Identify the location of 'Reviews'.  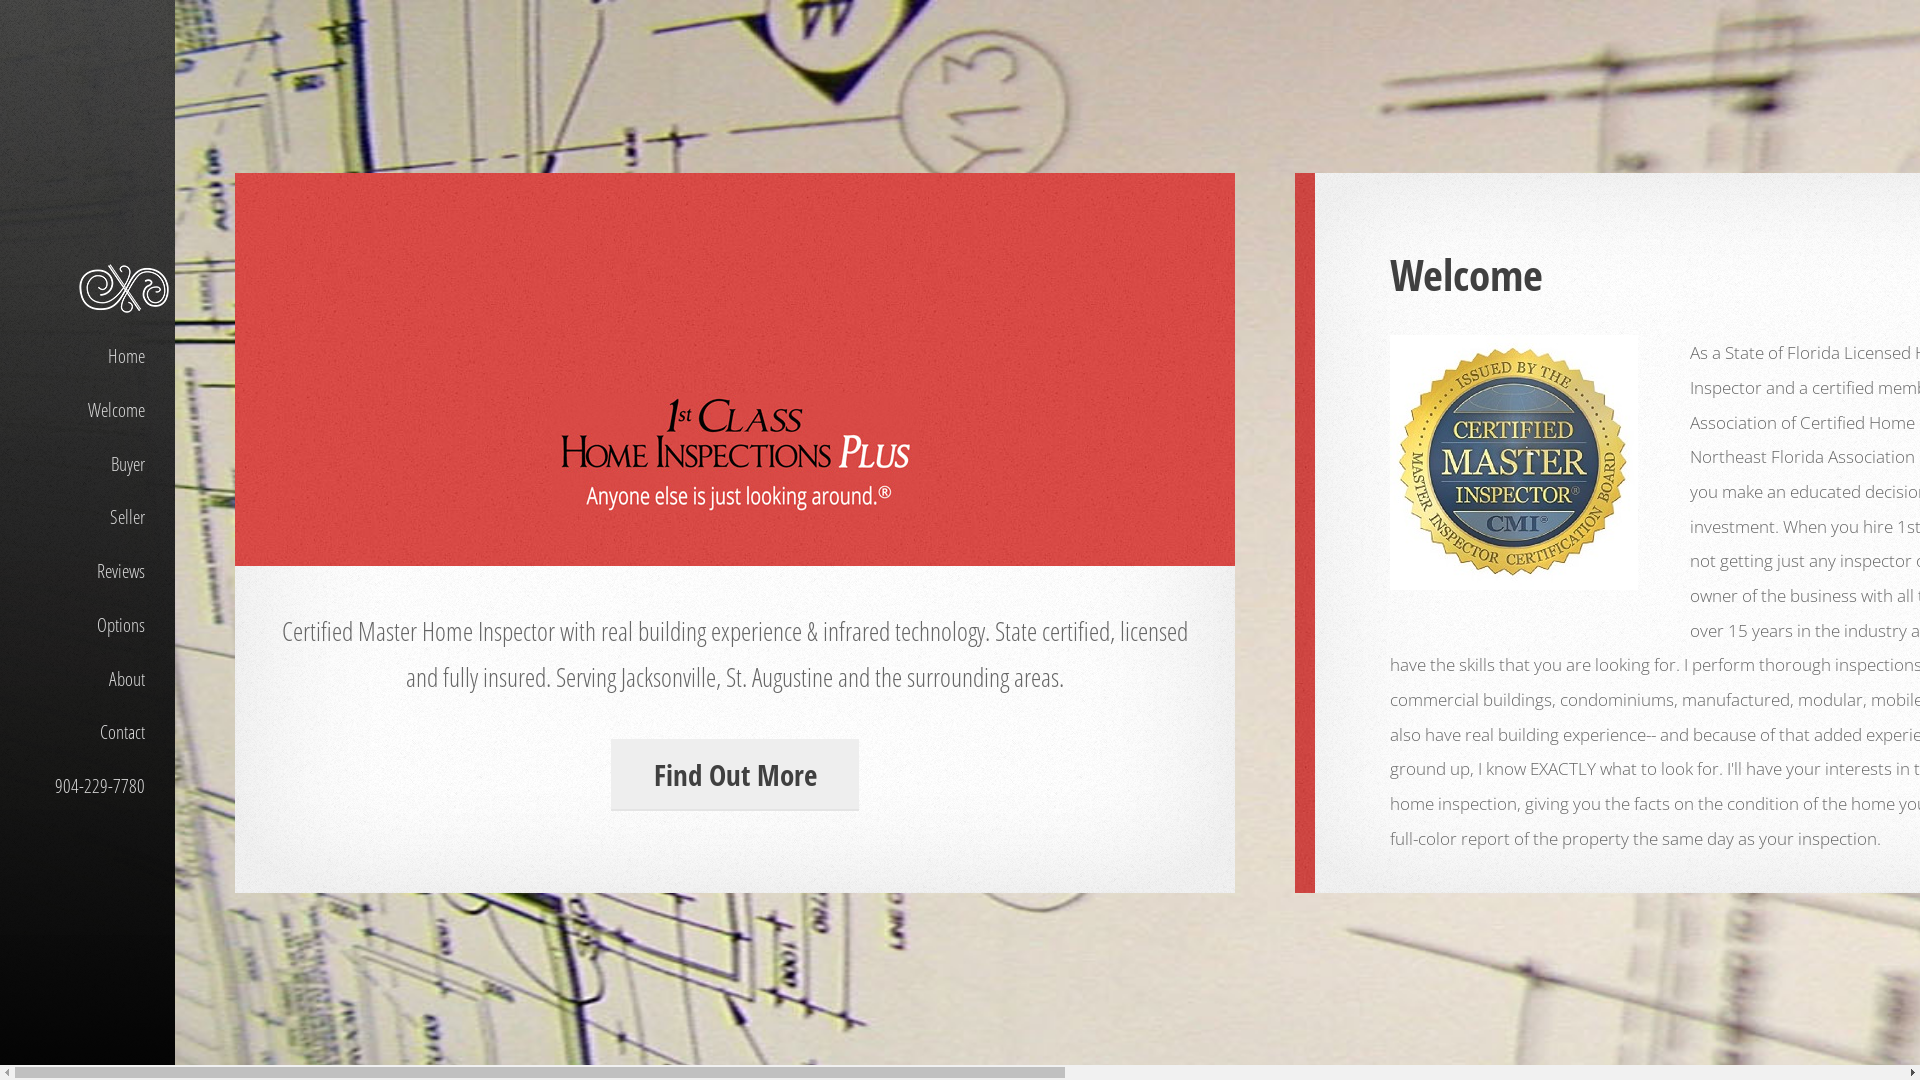
(86, 571).